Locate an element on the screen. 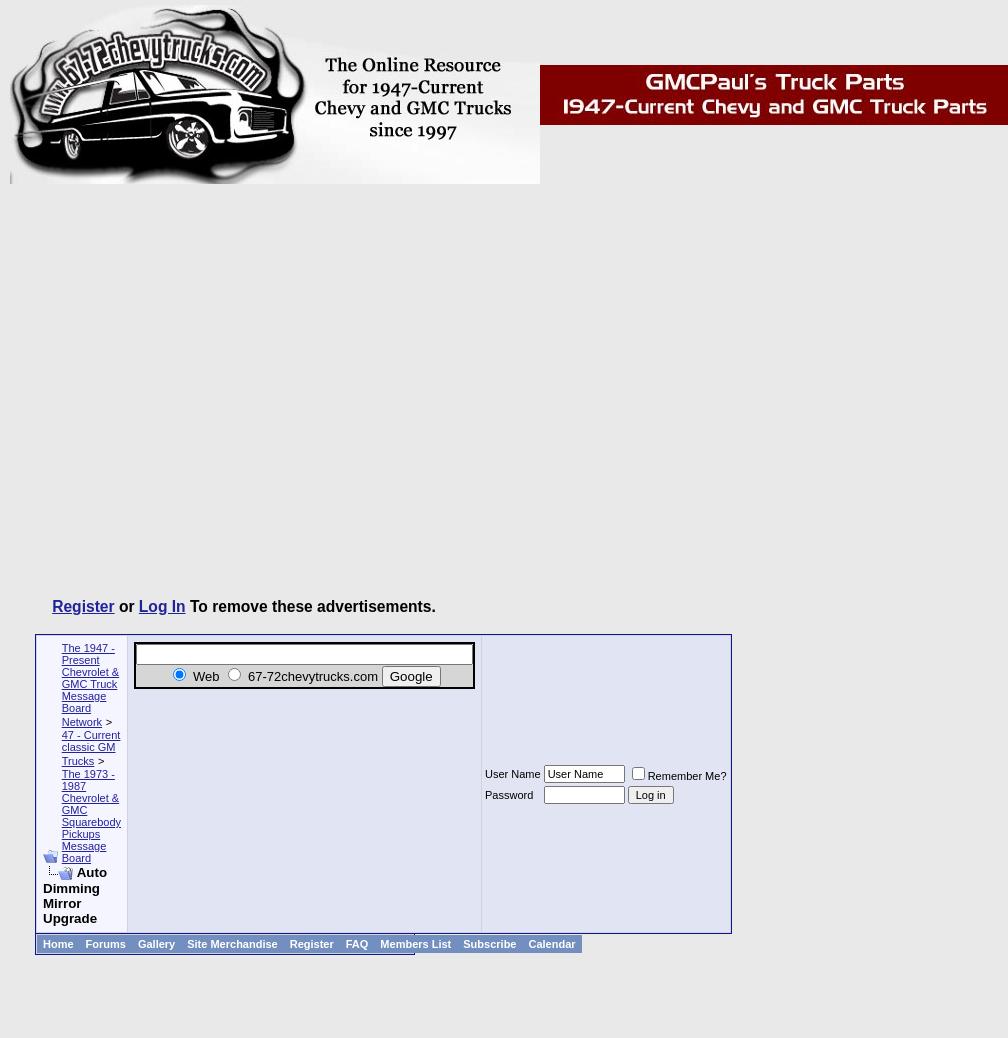  'The 1947 - Present Chevrolet & GMC Truck Message Board Network' is located at coordinates (60, 683).